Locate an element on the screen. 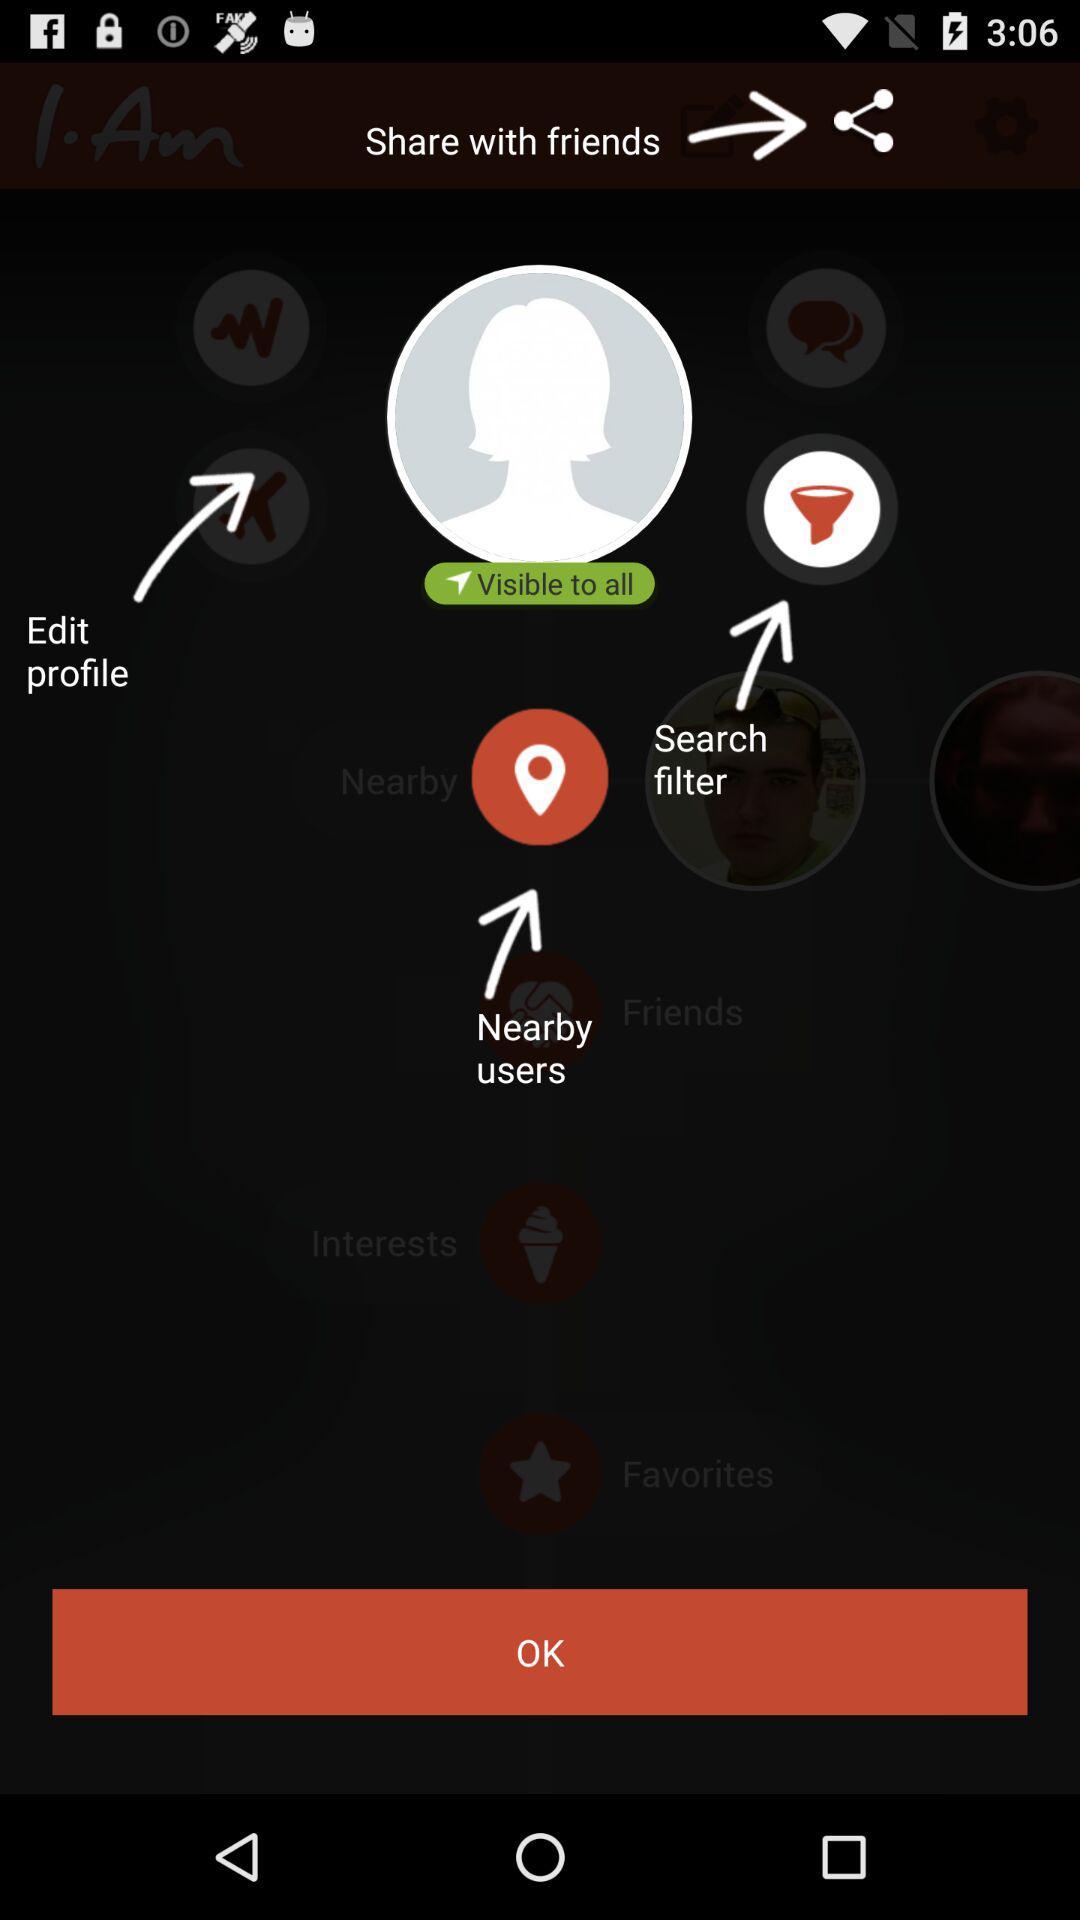  the ok is located at coordinates (540, 1652).